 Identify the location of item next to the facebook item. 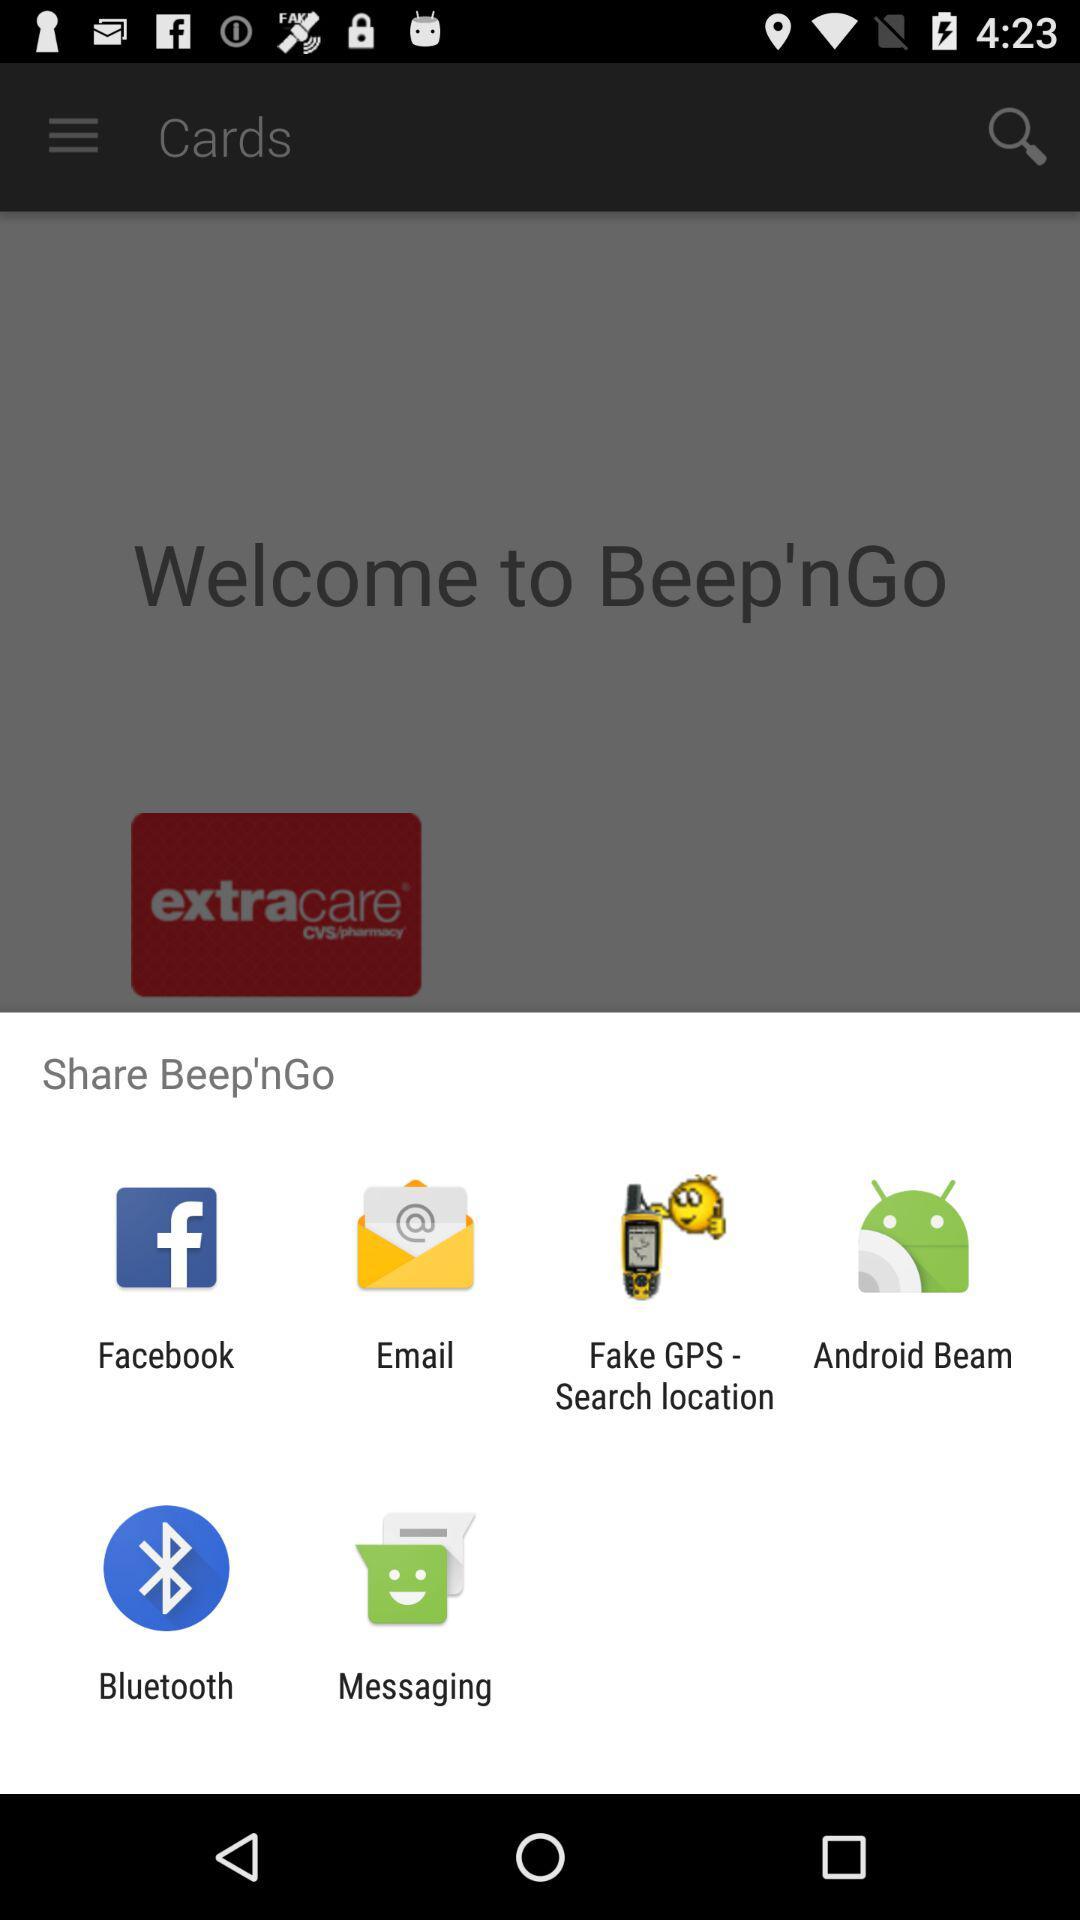
(414, 1374).